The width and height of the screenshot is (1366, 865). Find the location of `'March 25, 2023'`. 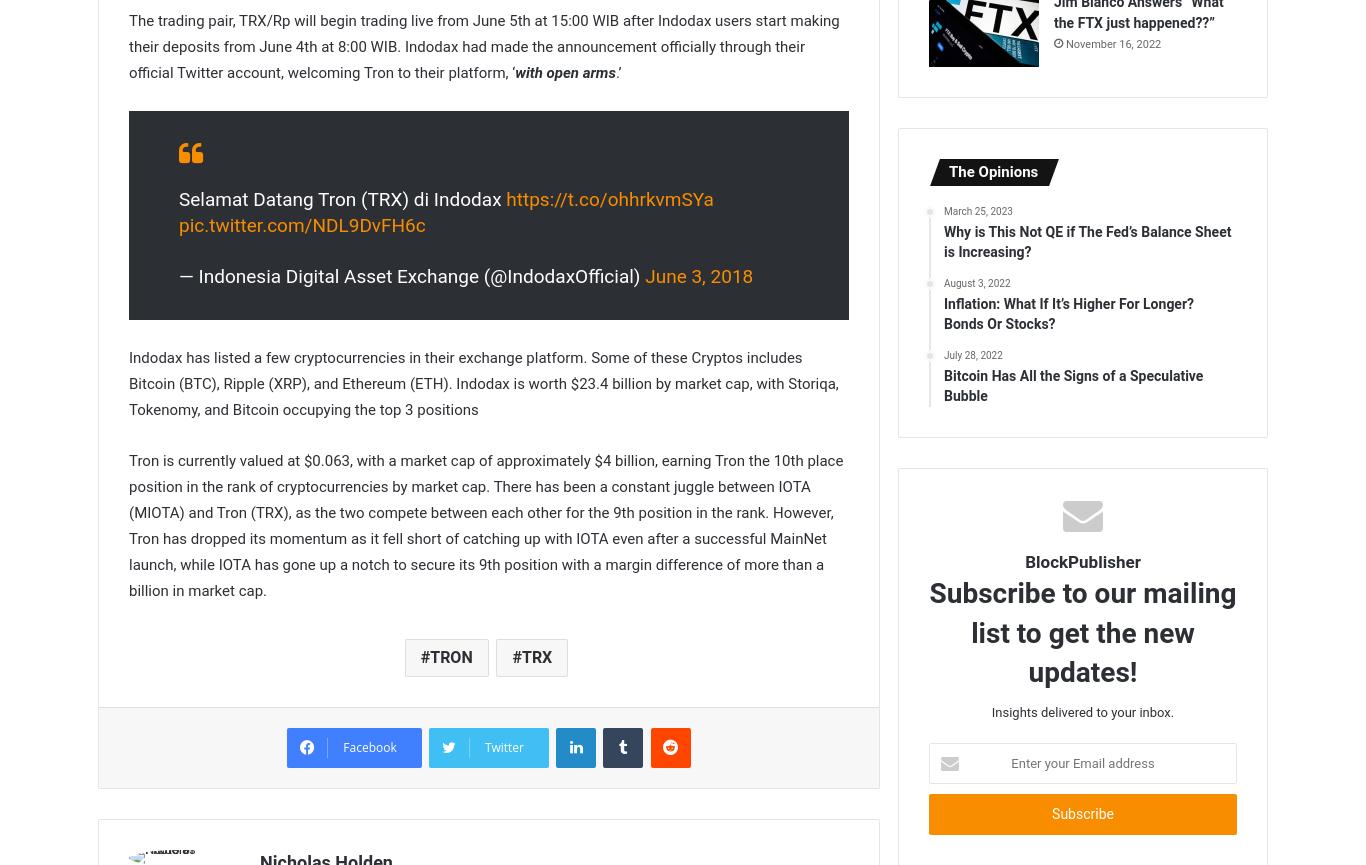

'March 25, 2023' is located at coordinates (978, 210).